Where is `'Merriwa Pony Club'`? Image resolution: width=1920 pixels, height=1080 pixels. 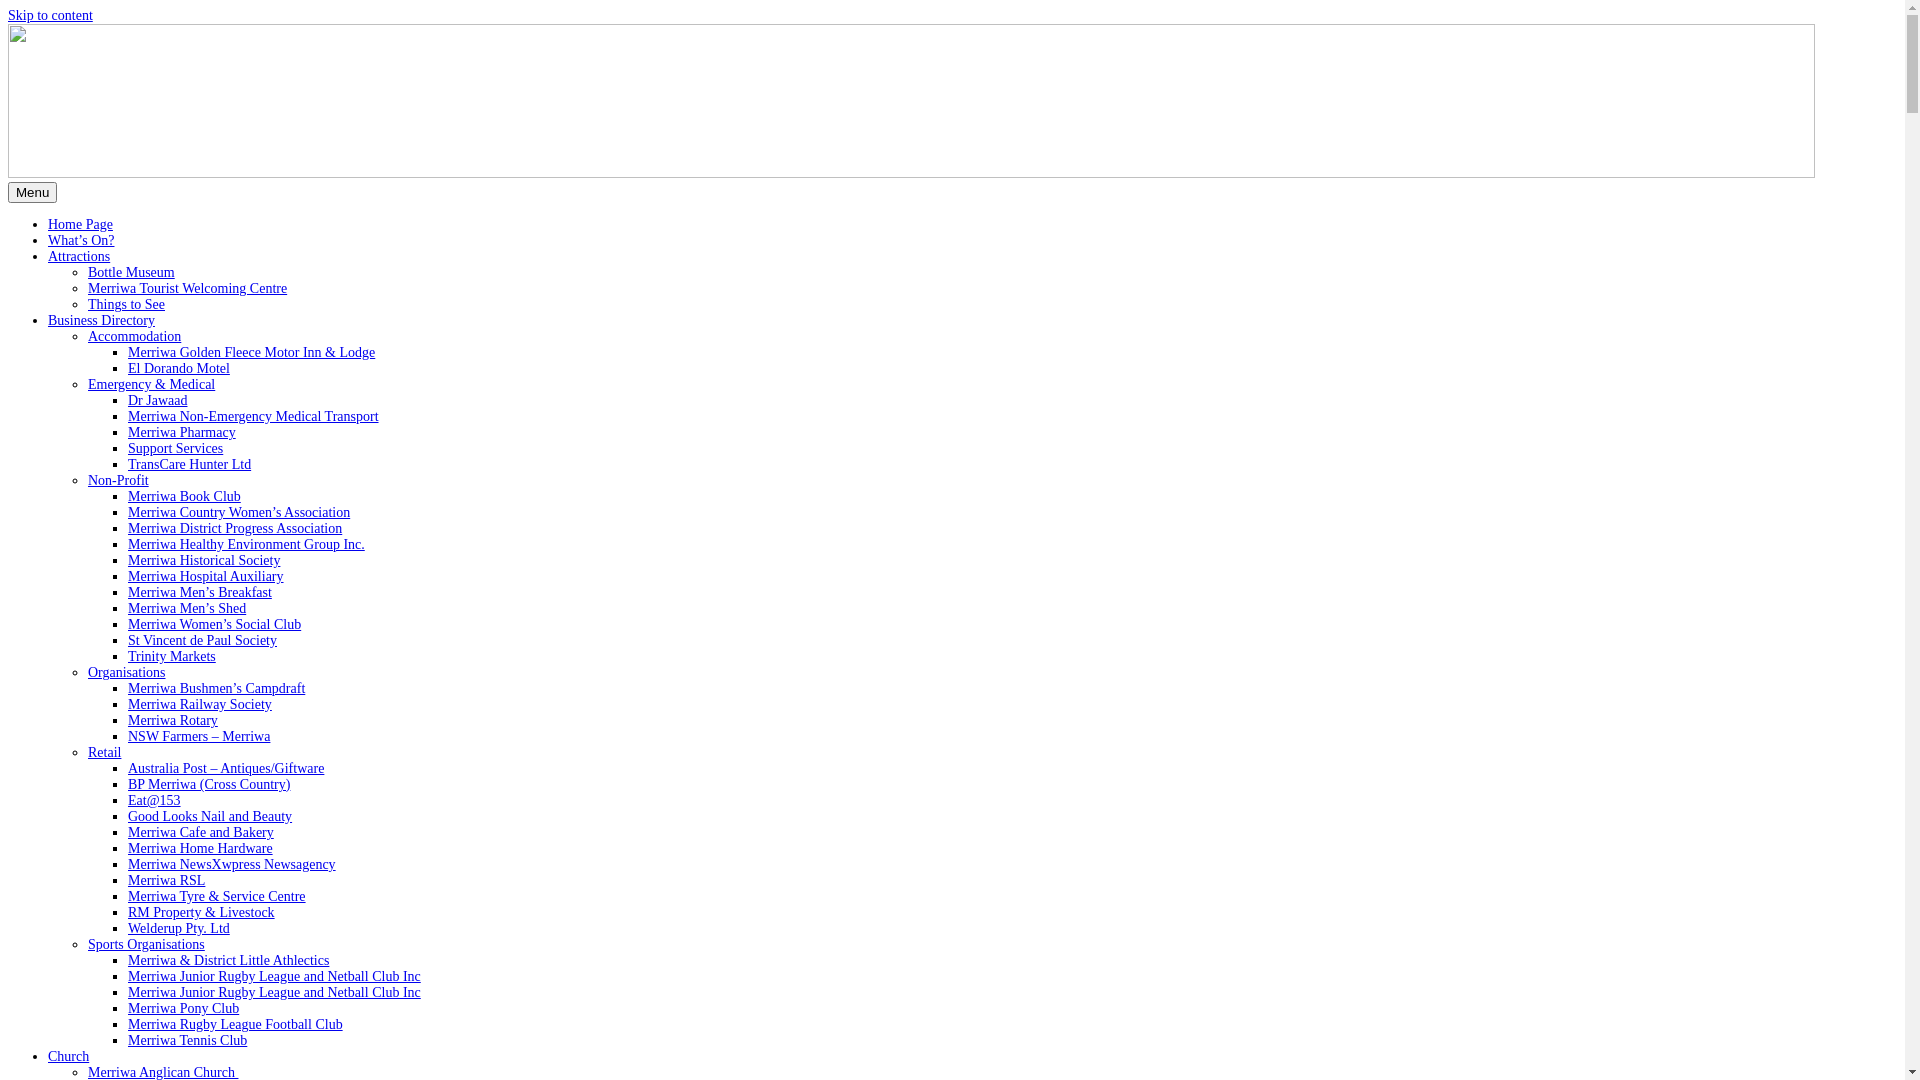 'Merriwa Pony Club' is located at coordinates (183, 1008).